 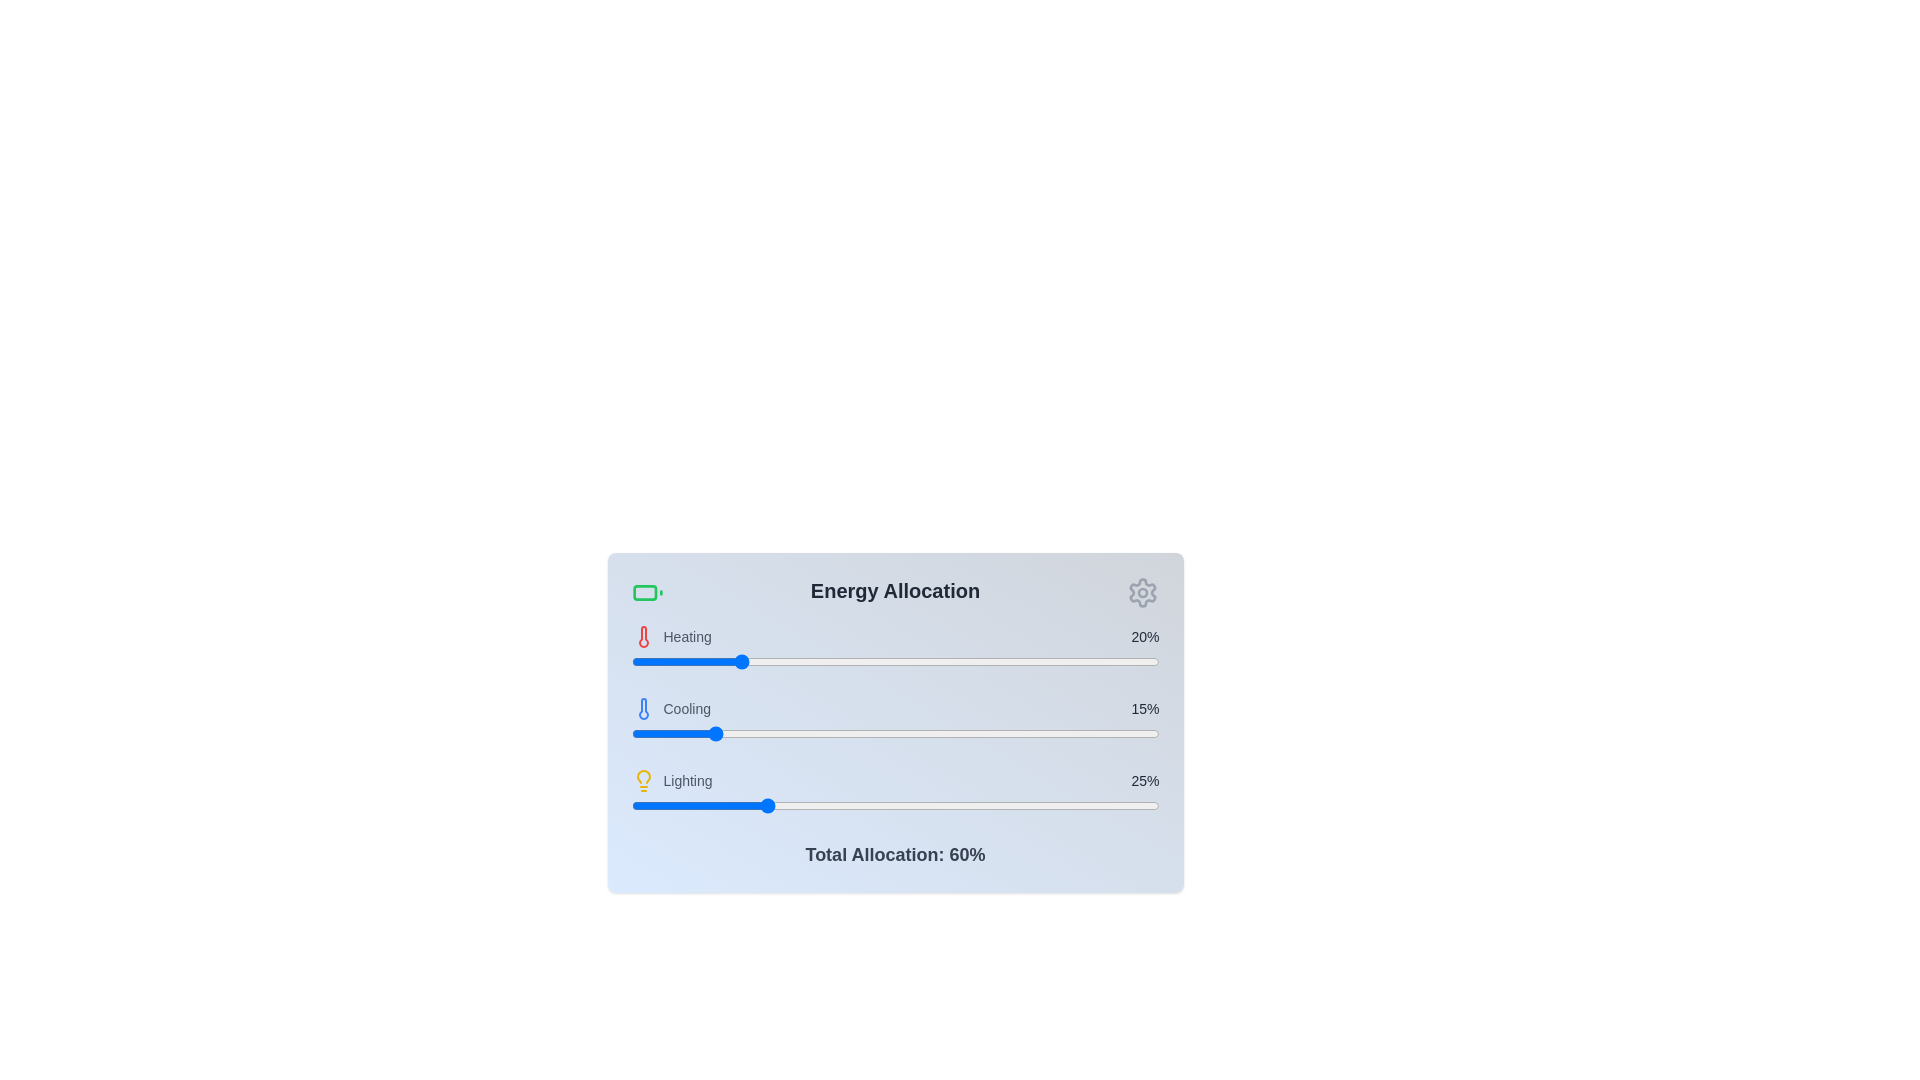 What do you see at coordinates (800, 733) in the screenshot?
I see `the cooling allocation slider to 32%` at bounding box center [800, 733].